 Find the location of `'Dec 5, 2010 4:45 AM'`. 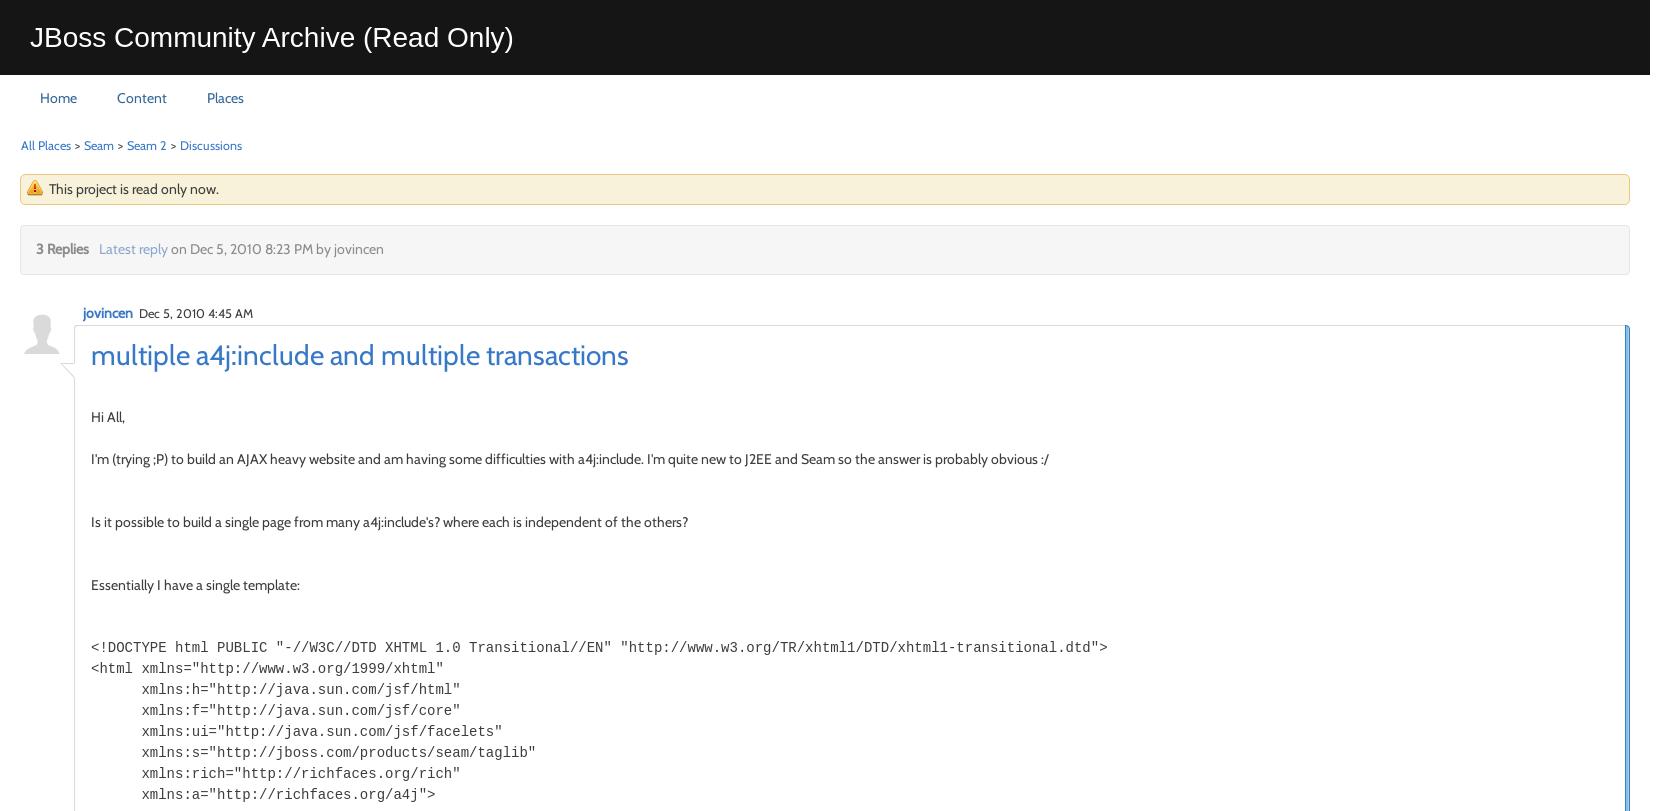

'Dec 5, 2010 4:45 AM' is located at coordinates (194, 312).